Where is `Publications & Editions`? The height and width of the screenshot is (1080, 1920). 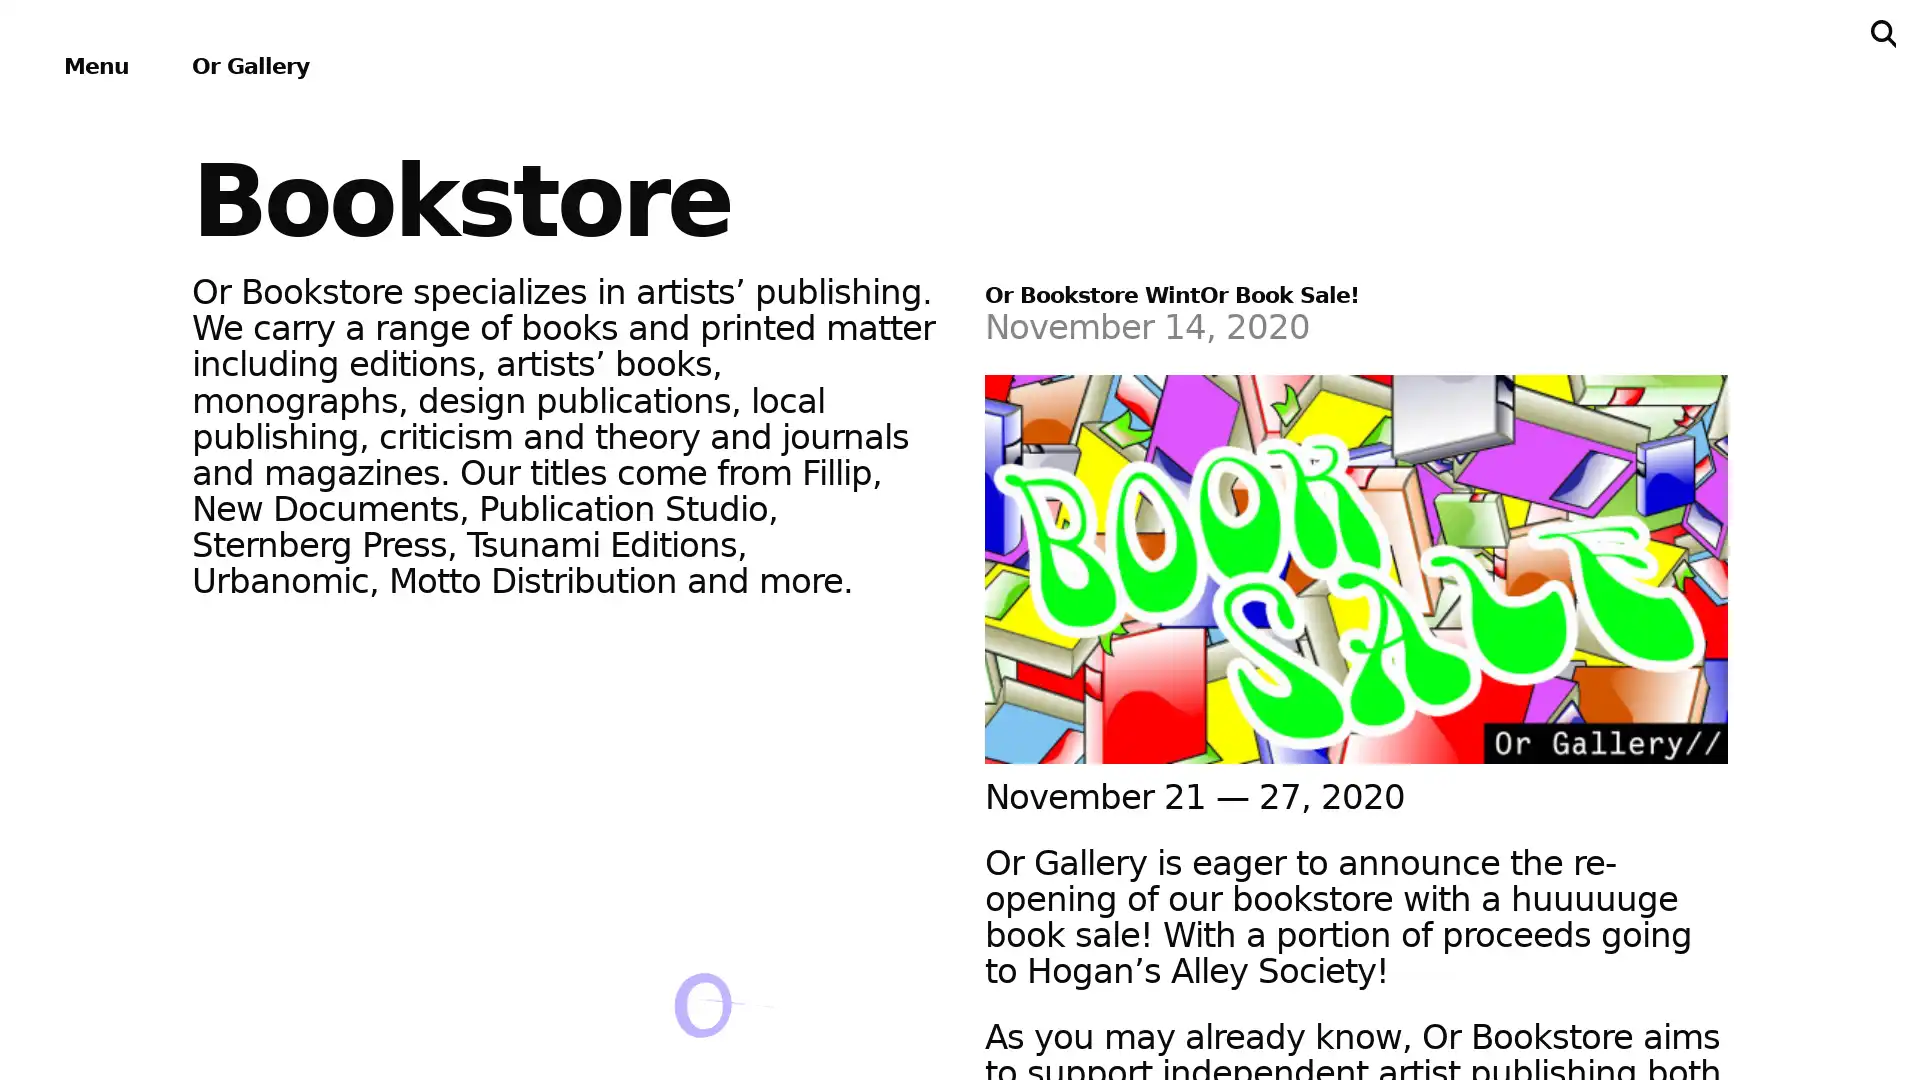
Publications & Editions is located at coordinates (434, 440).